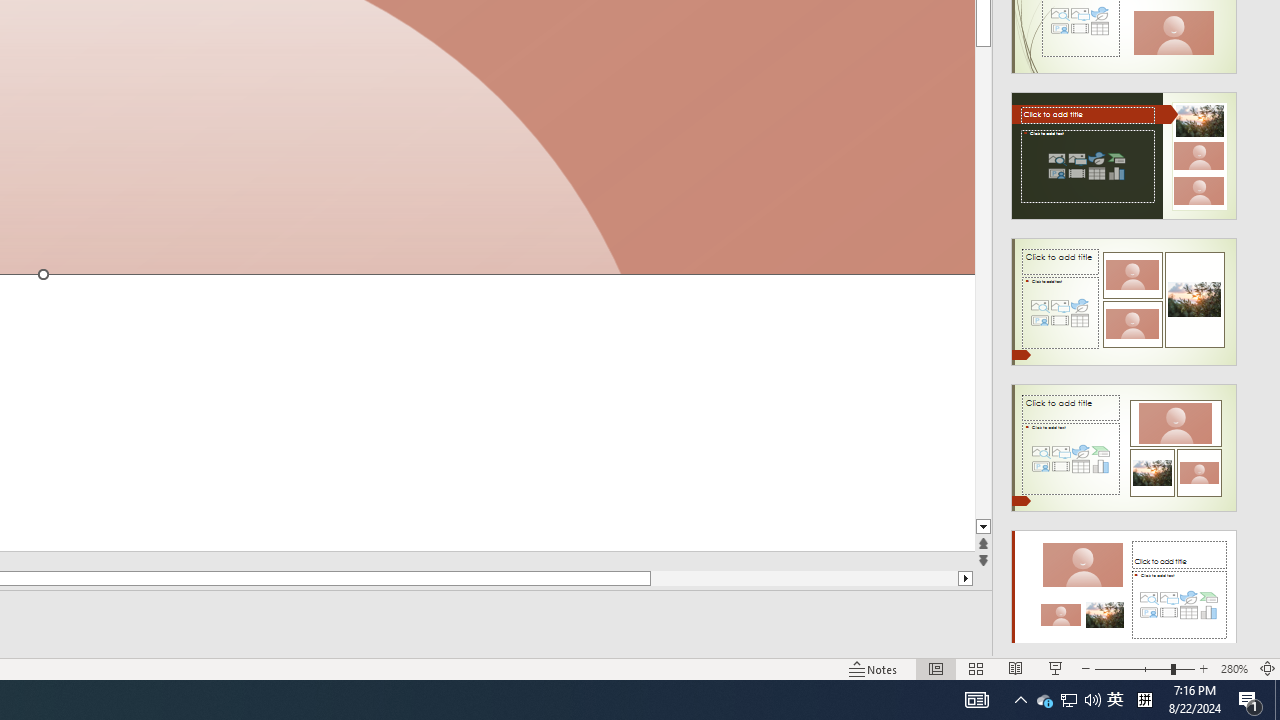  I want to click on 'Zoom', so click(1144, 669).